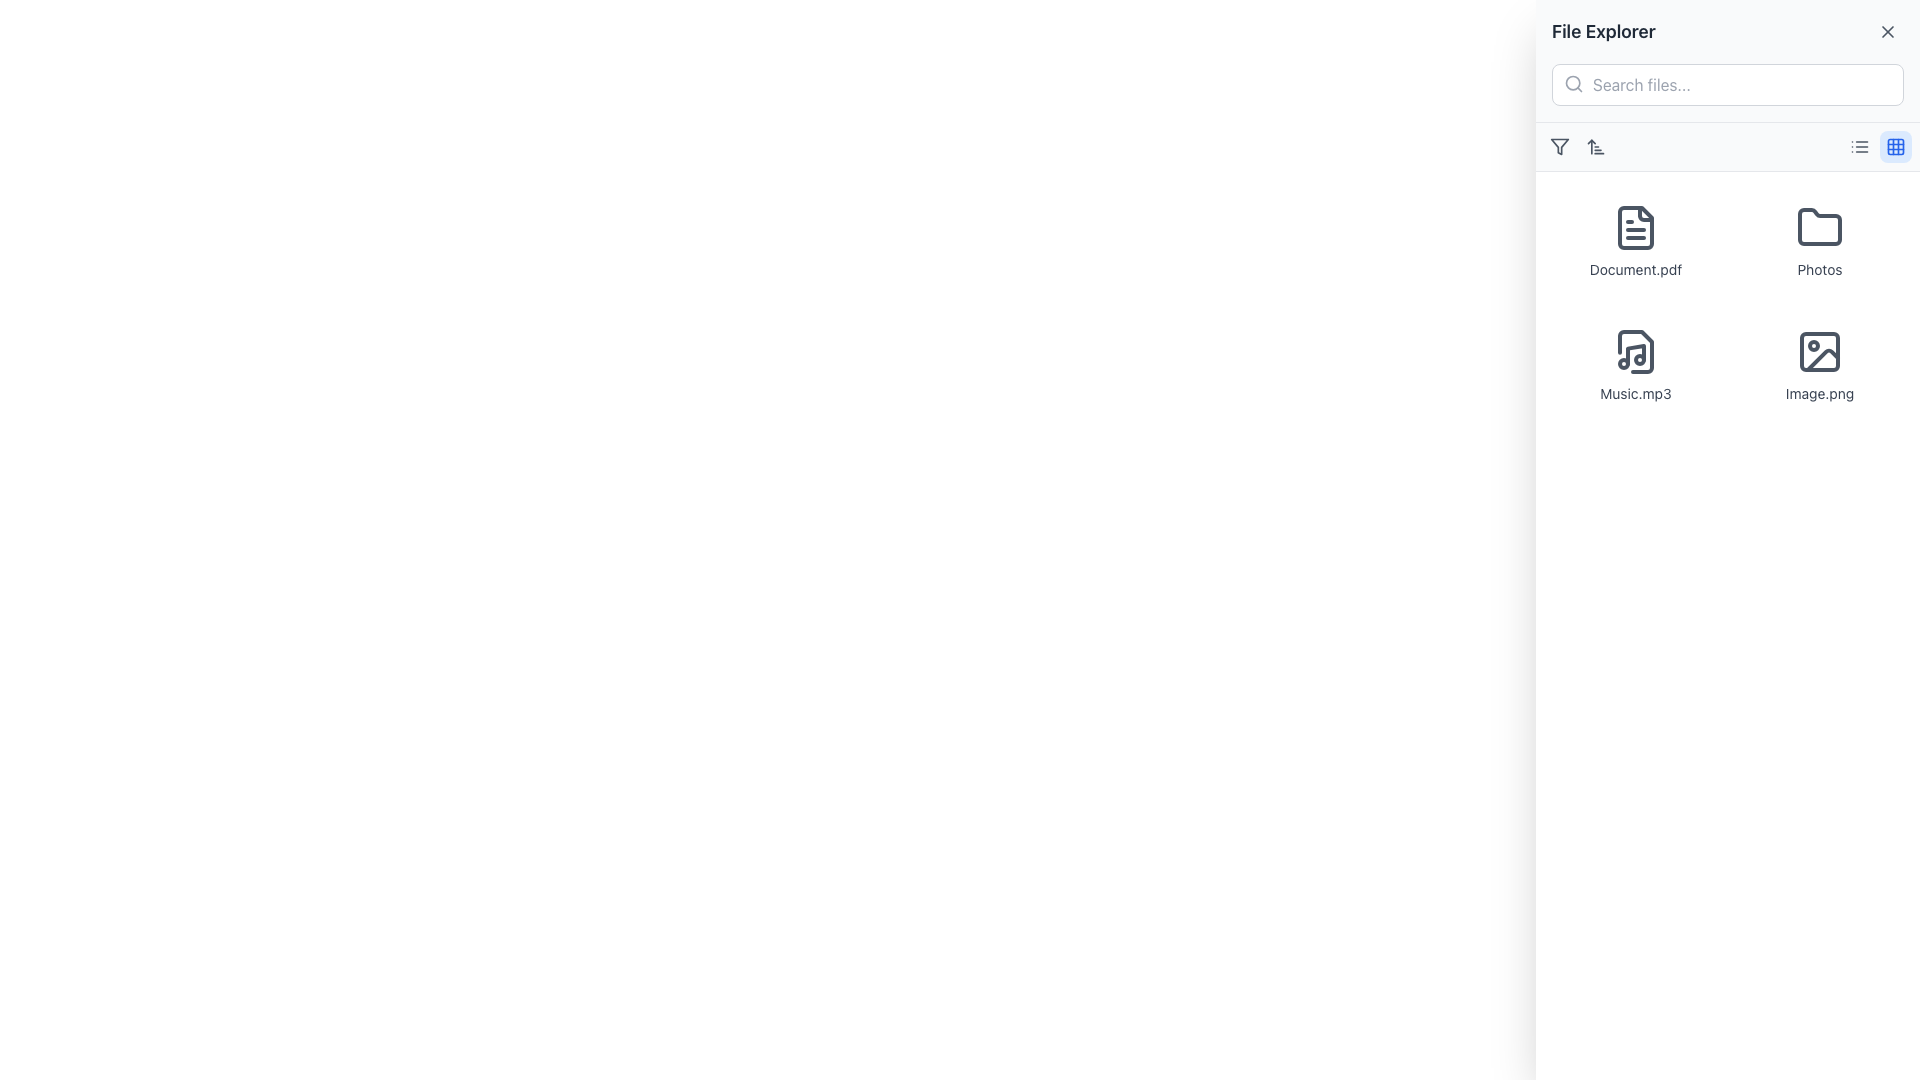 The height and width of the screenshot is (1080, 1920). What do you see at coordinates (1895, 145) in the screenshot?
I see `the small blue icon button with a grid-like layout located in the top-right section of the interface` at bounding box center [1895, 145].